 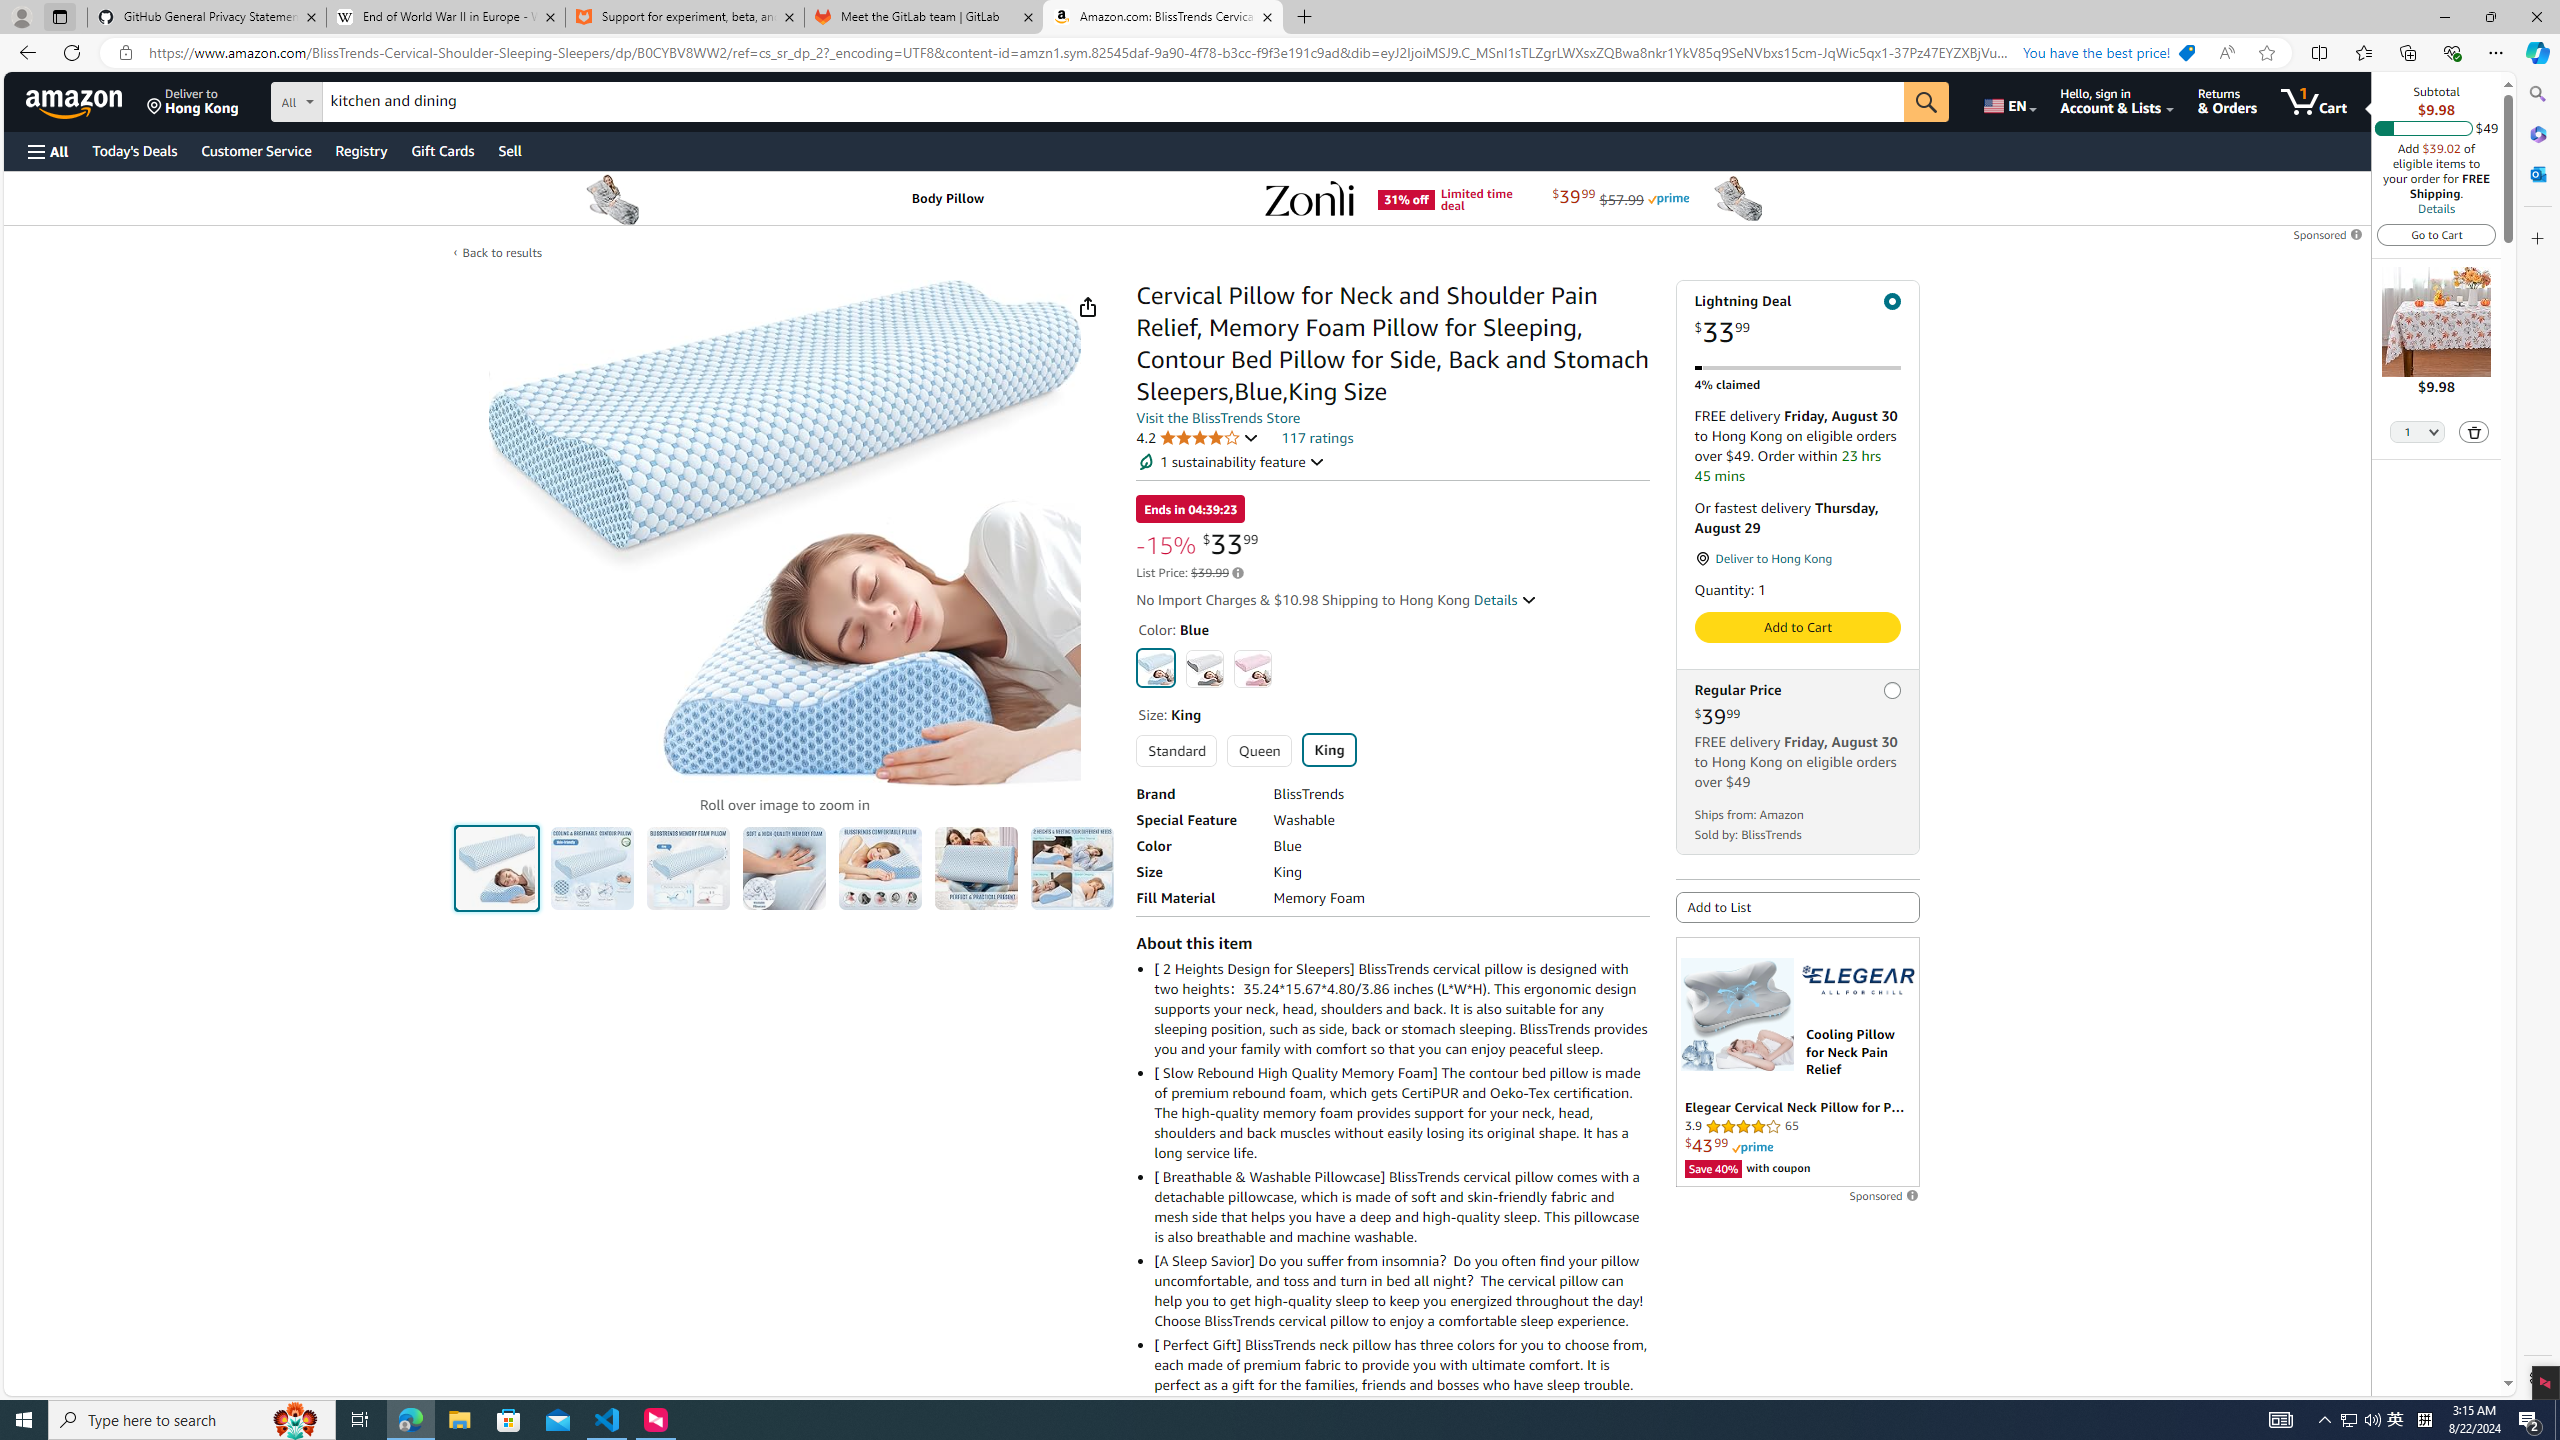 What do you see at coordinates (1088, 306) in the screenshot?
I see `'Share'` at bounding box center [1088, 306].